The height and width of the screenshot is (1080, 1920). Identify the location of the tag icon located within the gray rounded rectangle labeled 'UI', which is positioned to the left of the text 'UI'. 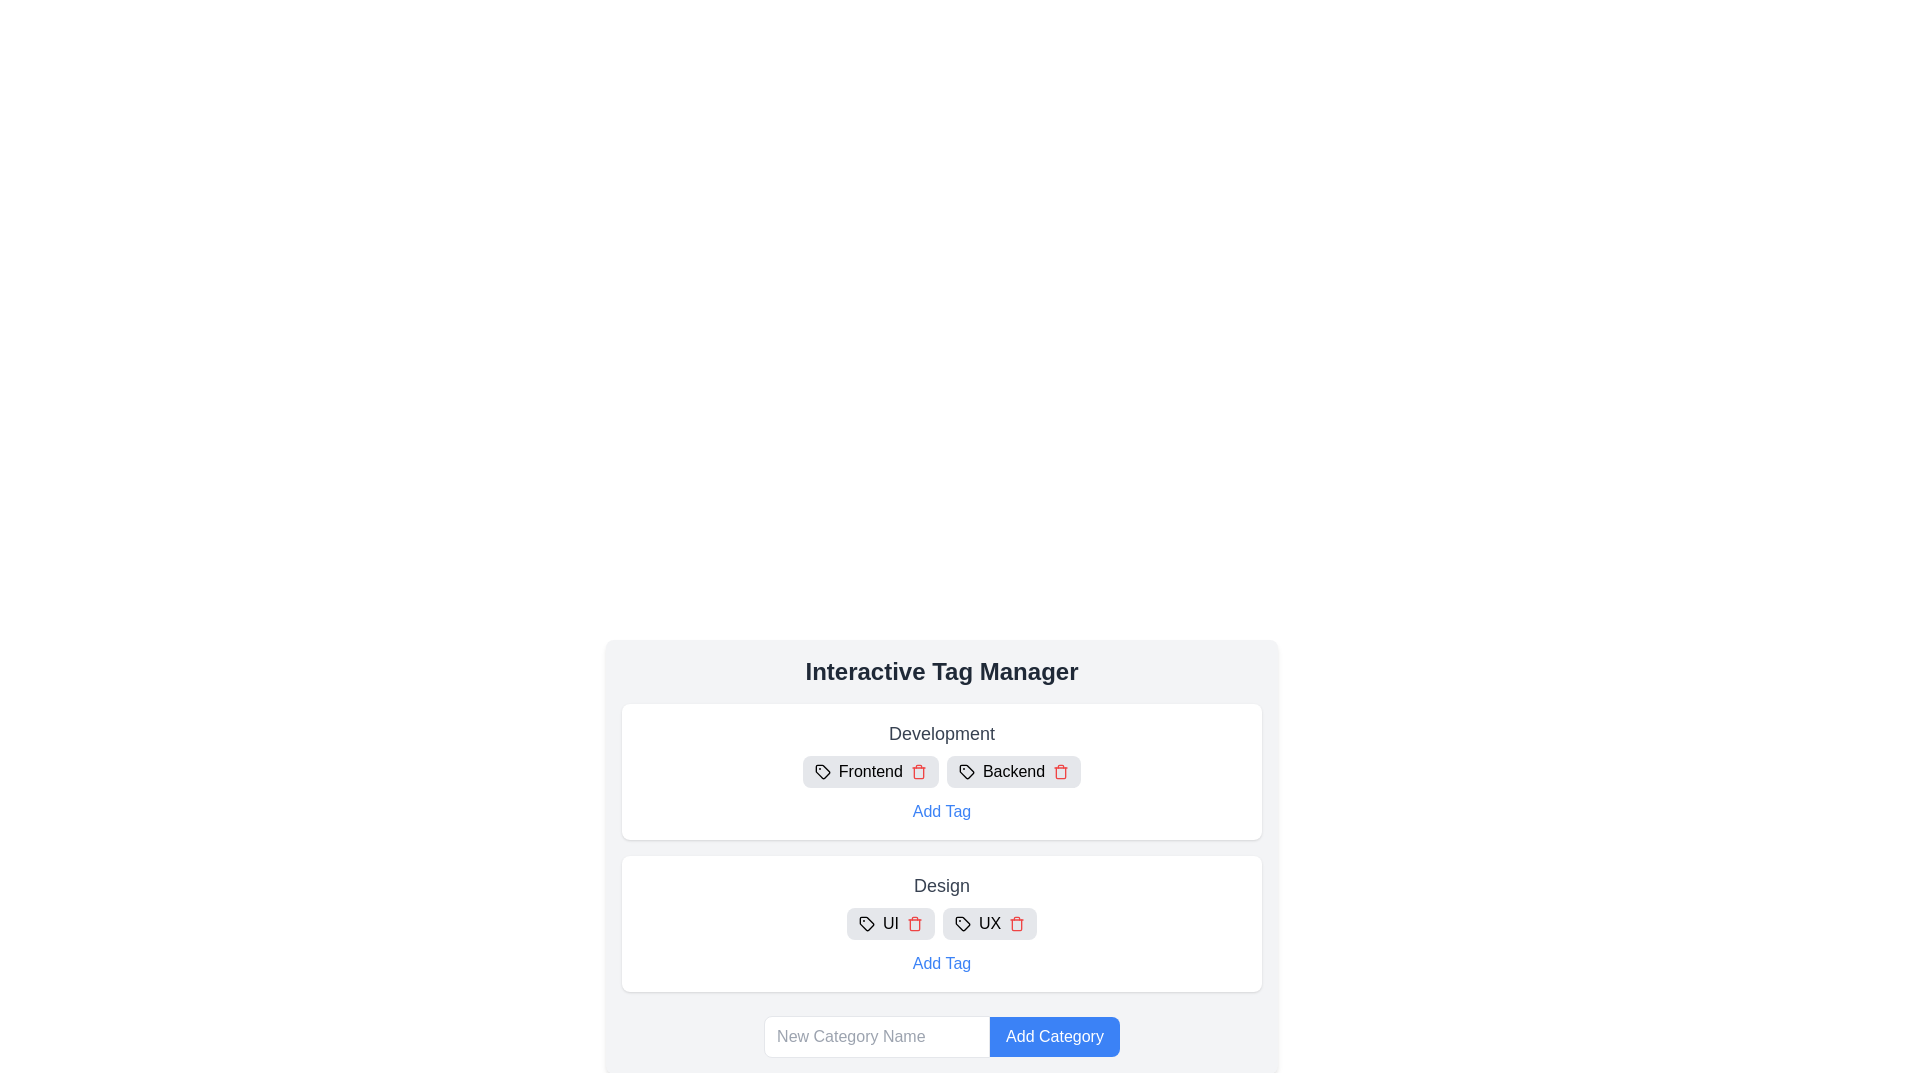
(866, 924).